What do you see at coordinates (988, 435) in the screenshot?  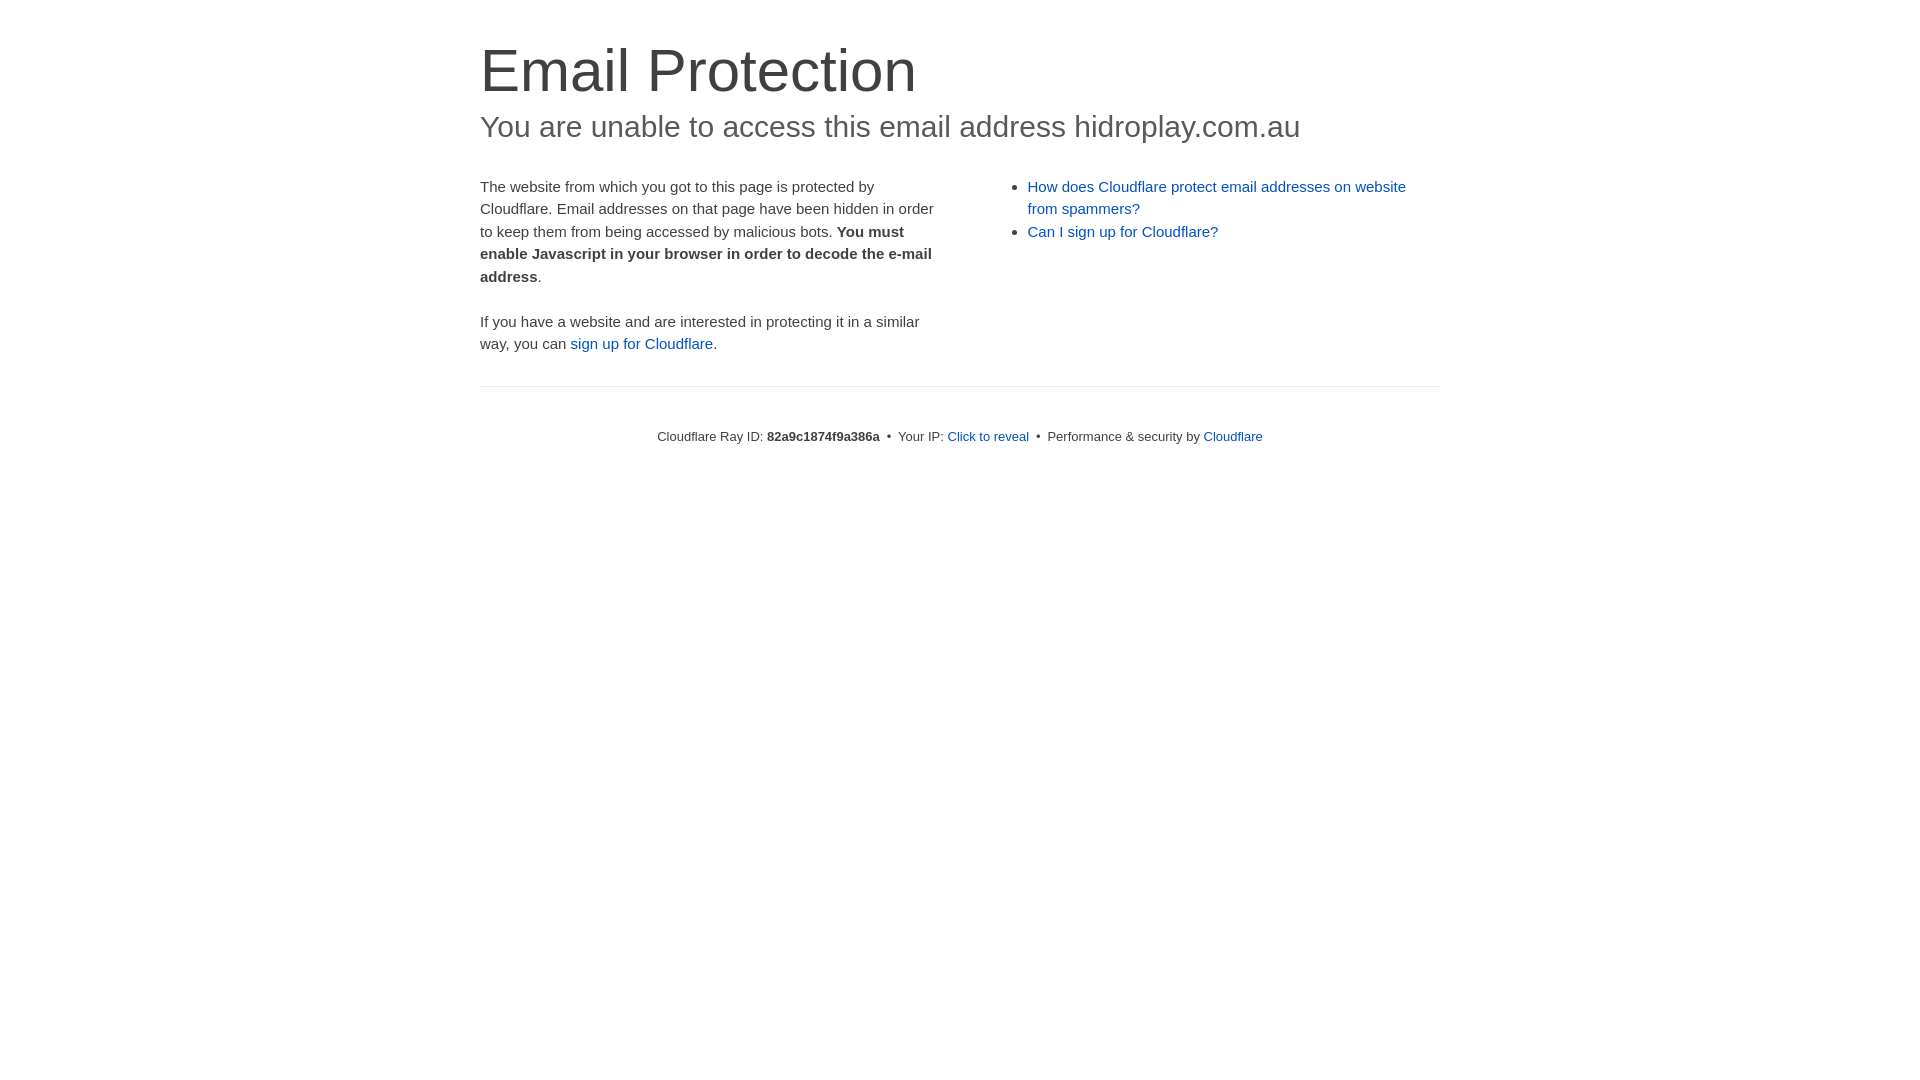 I see `'Click to reveal'` at bounding box center [988, 435].